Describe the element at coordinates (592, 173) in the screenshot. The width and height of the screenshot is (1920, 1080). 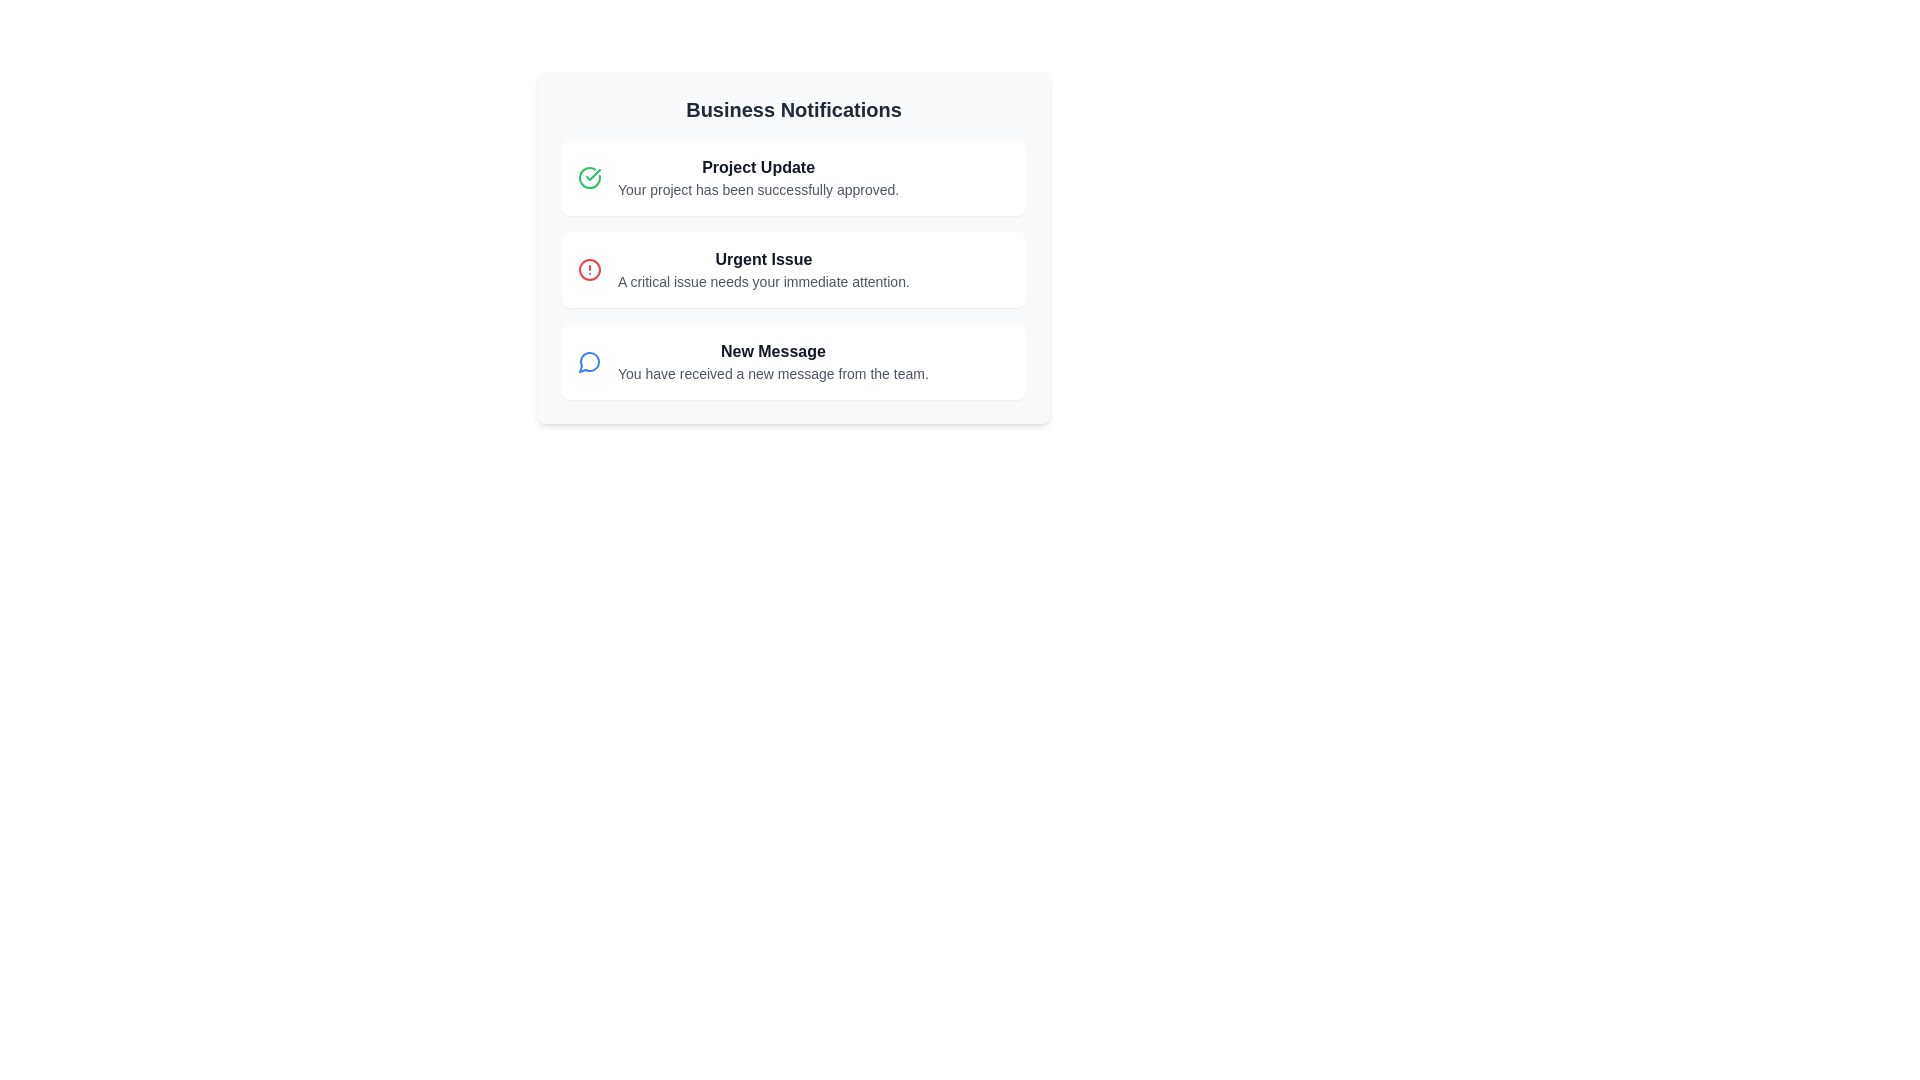
I see `the green outlined checkmark icon embedded in the notification for 'Project Update' at the topmost notification line` at that location.